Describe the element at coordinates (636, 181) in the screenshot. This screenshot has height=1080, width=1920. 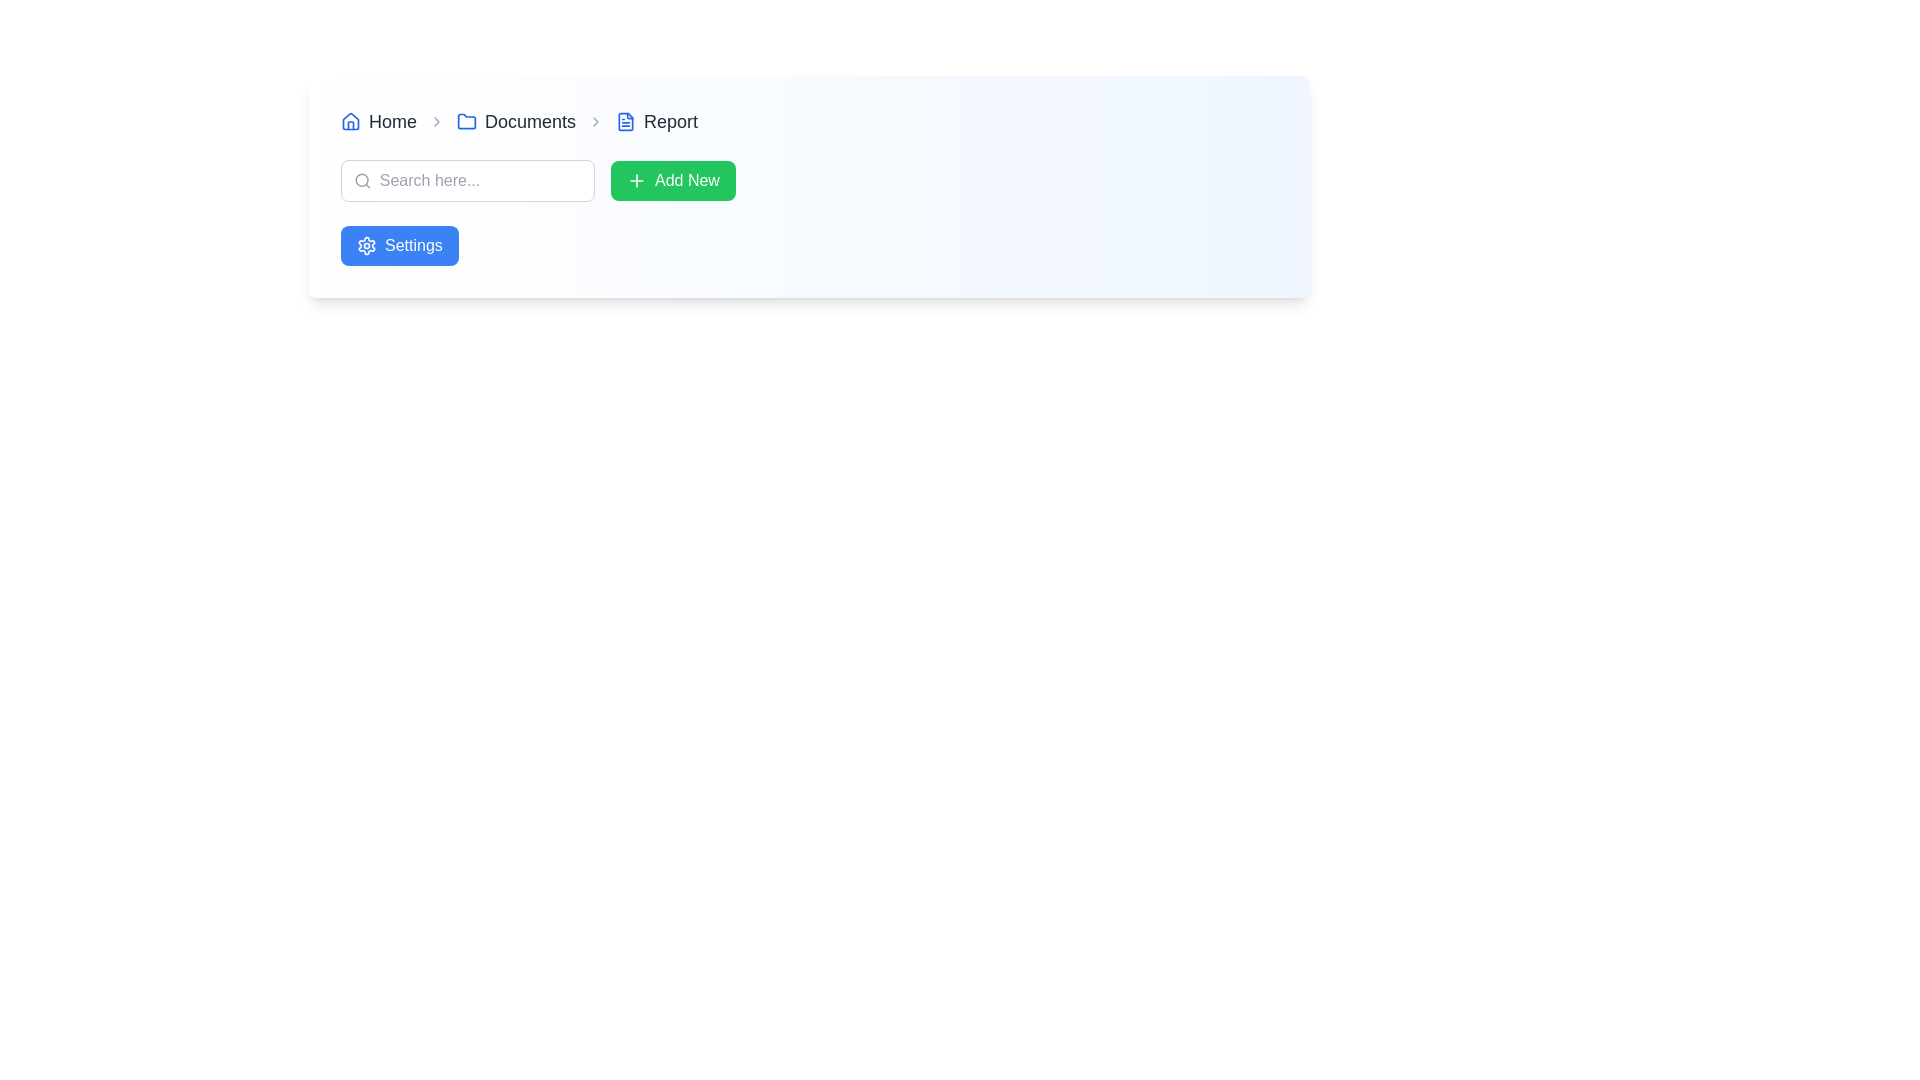
I see `the green square icon with a '+' symbol located within the 'Add New' button` at that location.